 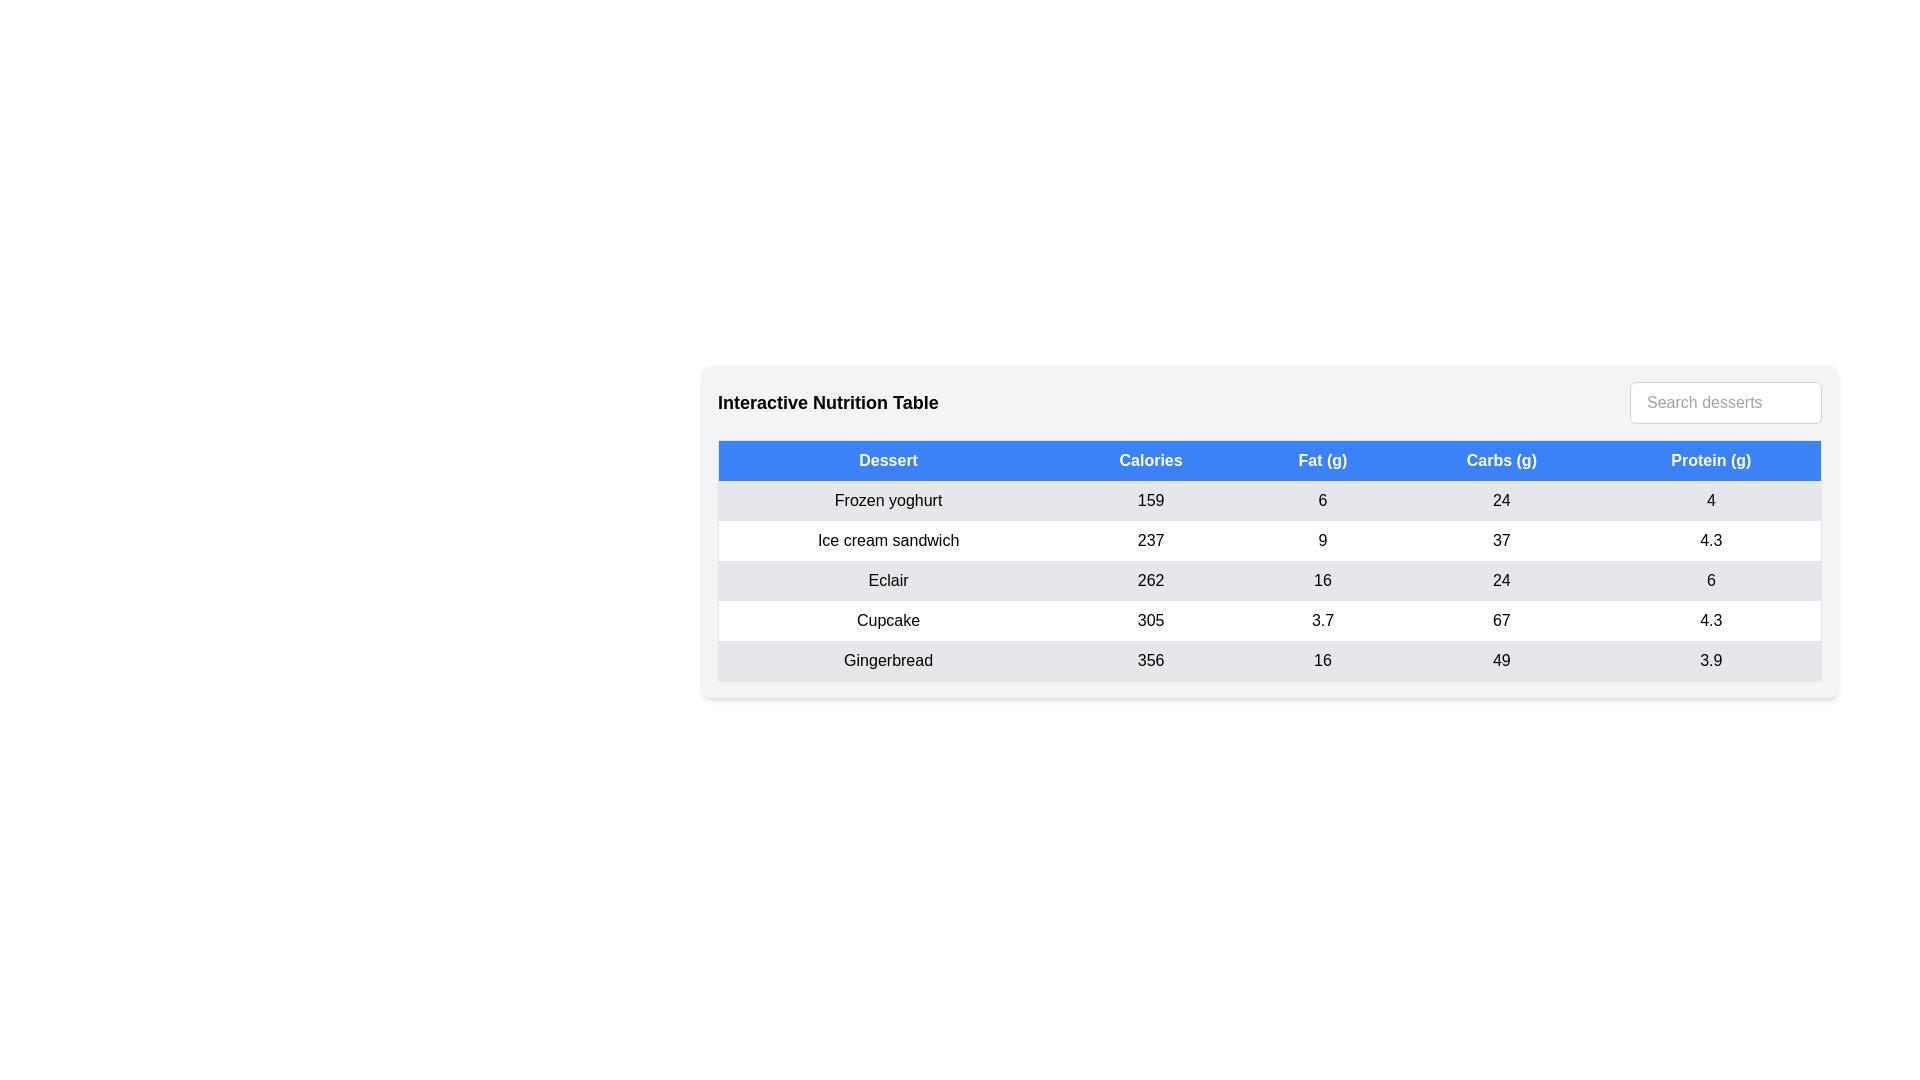 I want to click on the column header Dessert, so click(x=887, y=460).